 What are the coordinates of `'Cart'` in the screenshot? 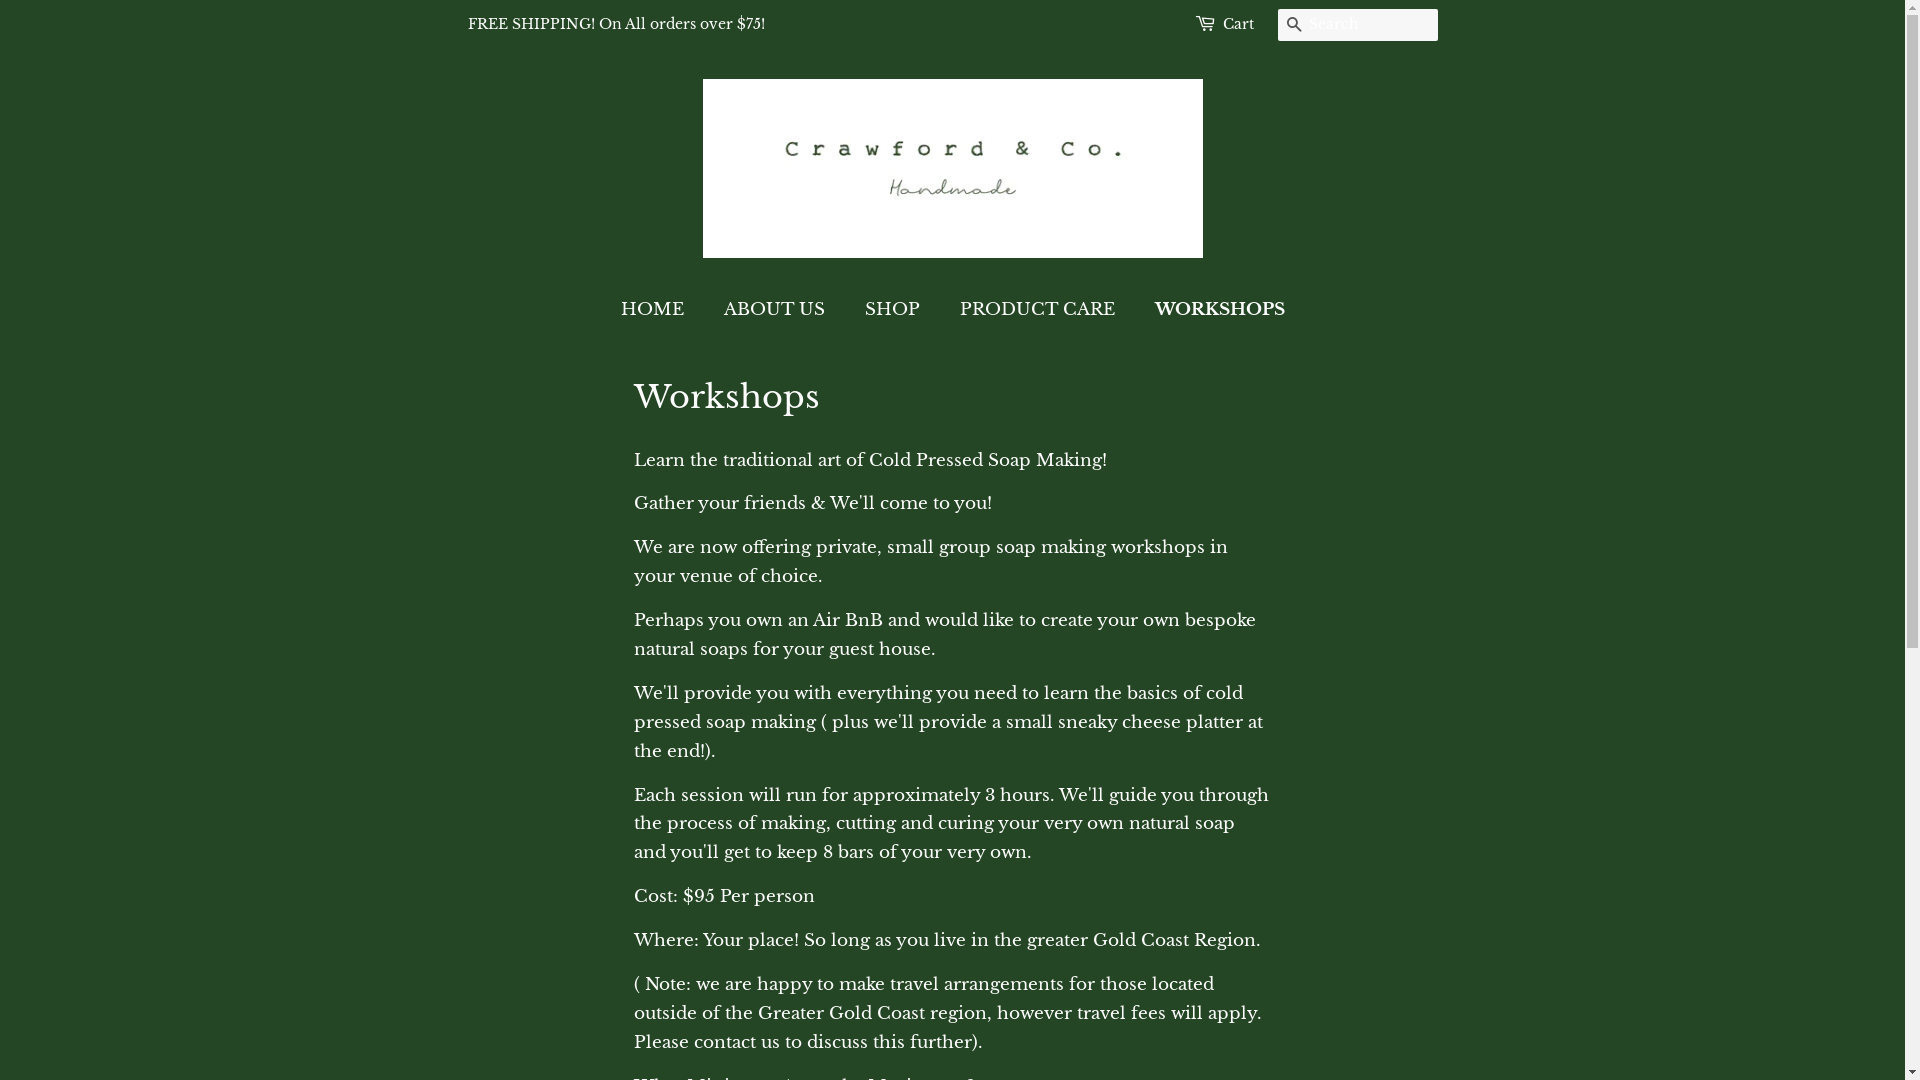 It's located at (1236, 24).